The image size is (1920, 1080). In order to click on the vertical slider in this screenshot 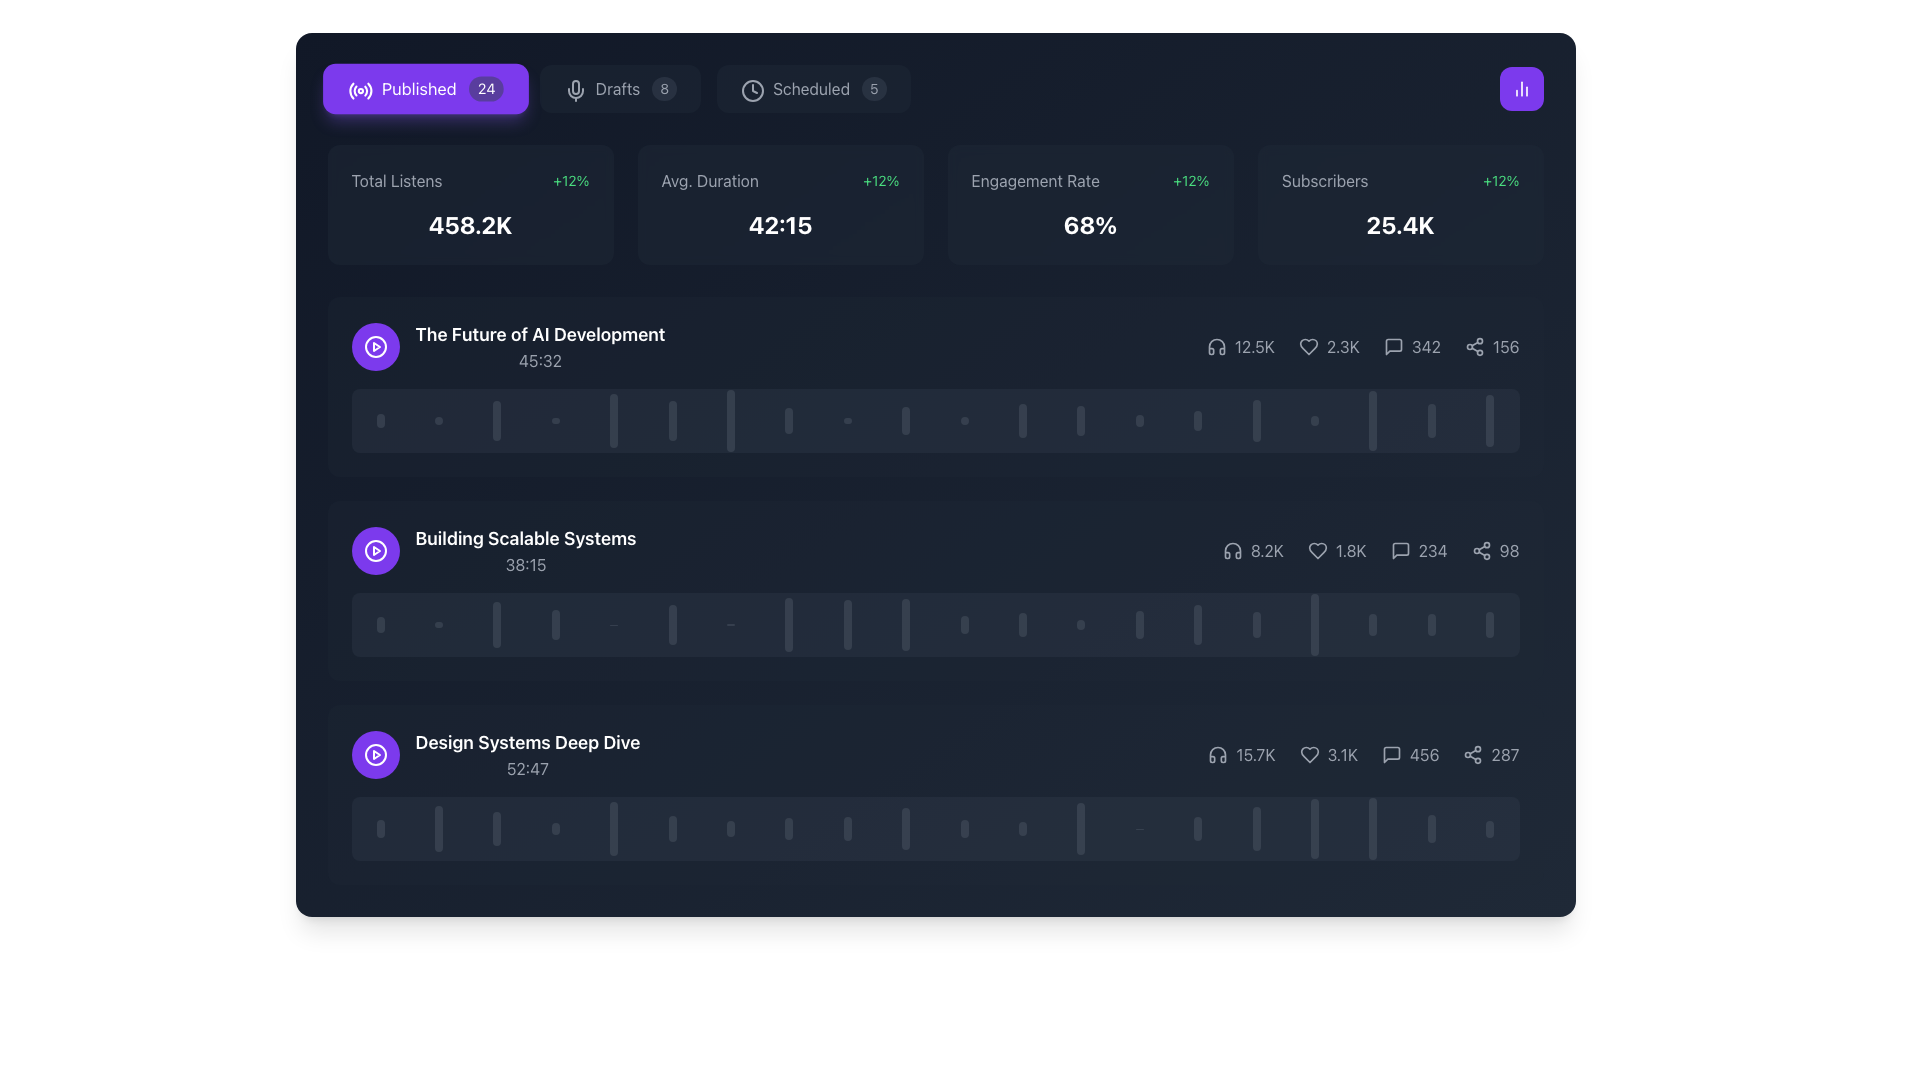, I will do `click(1255, 817)`.